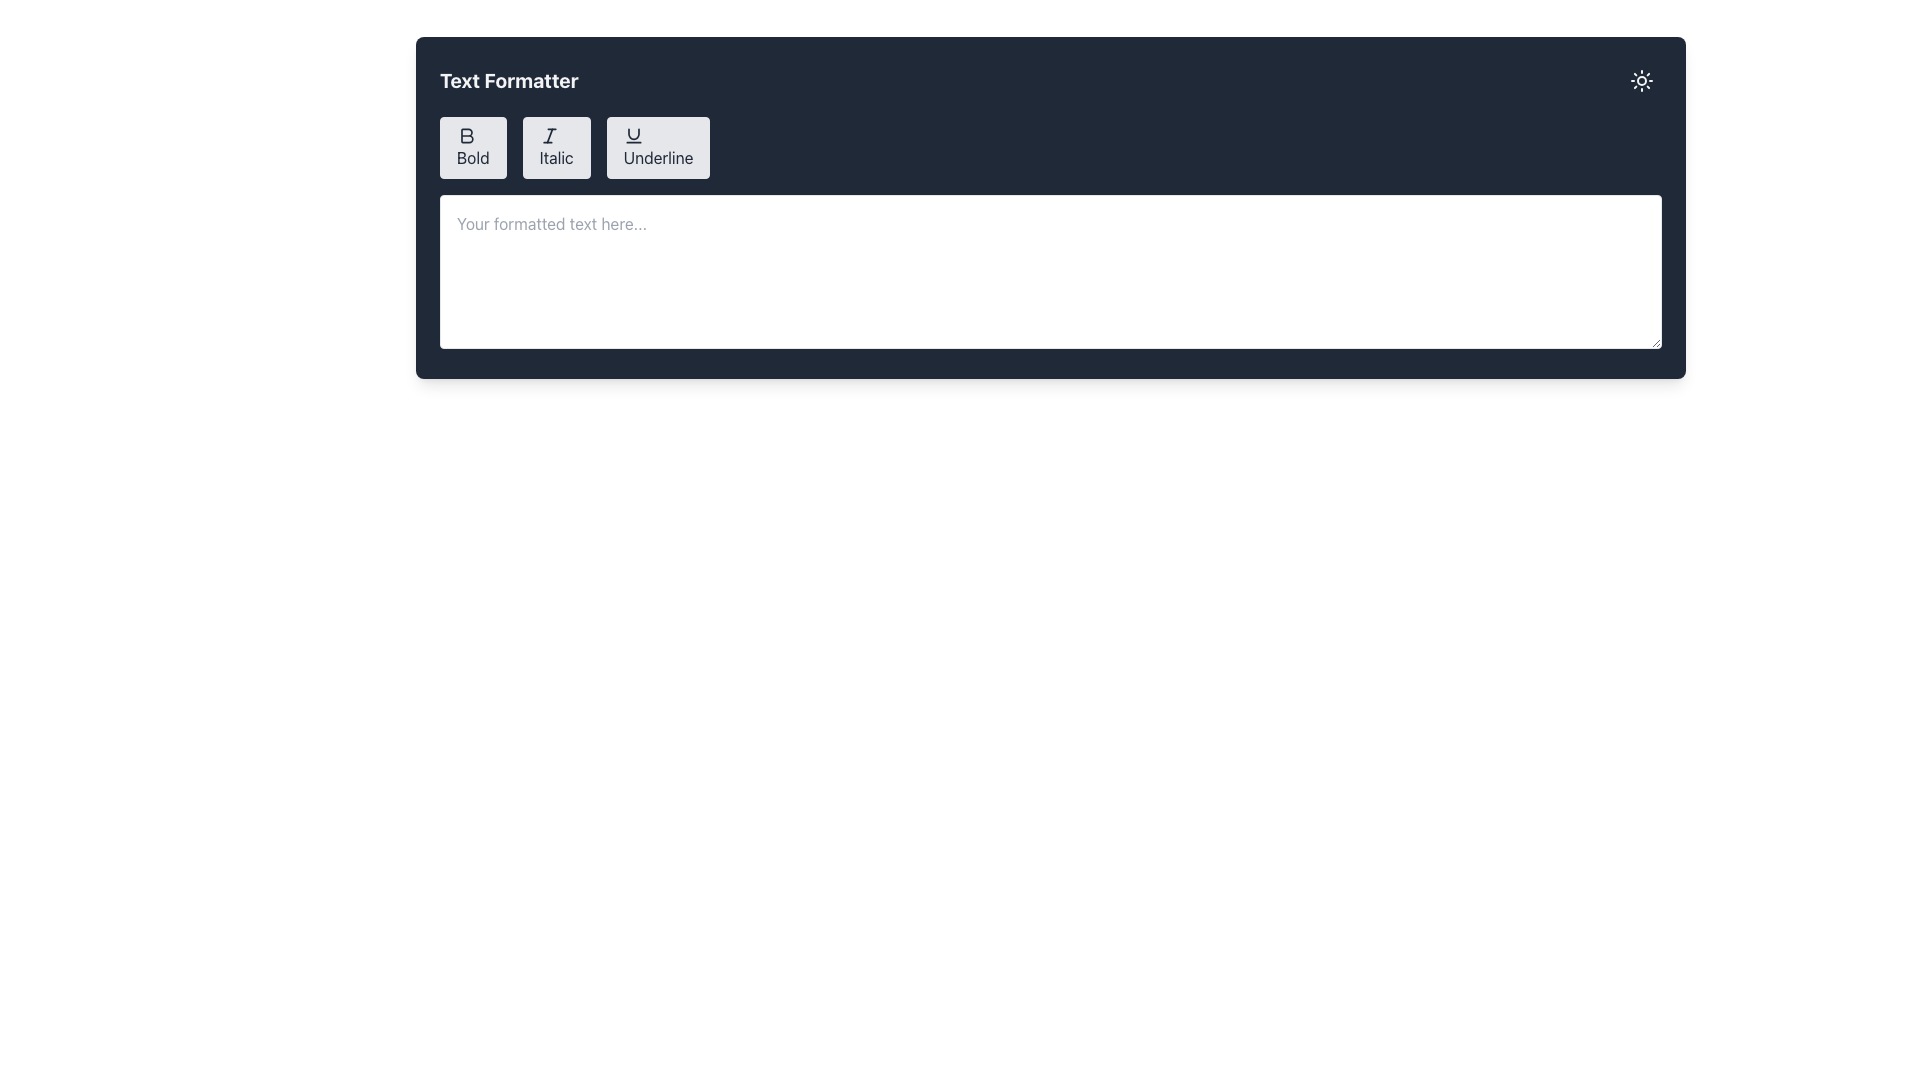  Describe the element at coordinates (549, 135) in the screenshot. I see `the italic icon within the 'Italic' button in the text formatter toolbar` at that location.